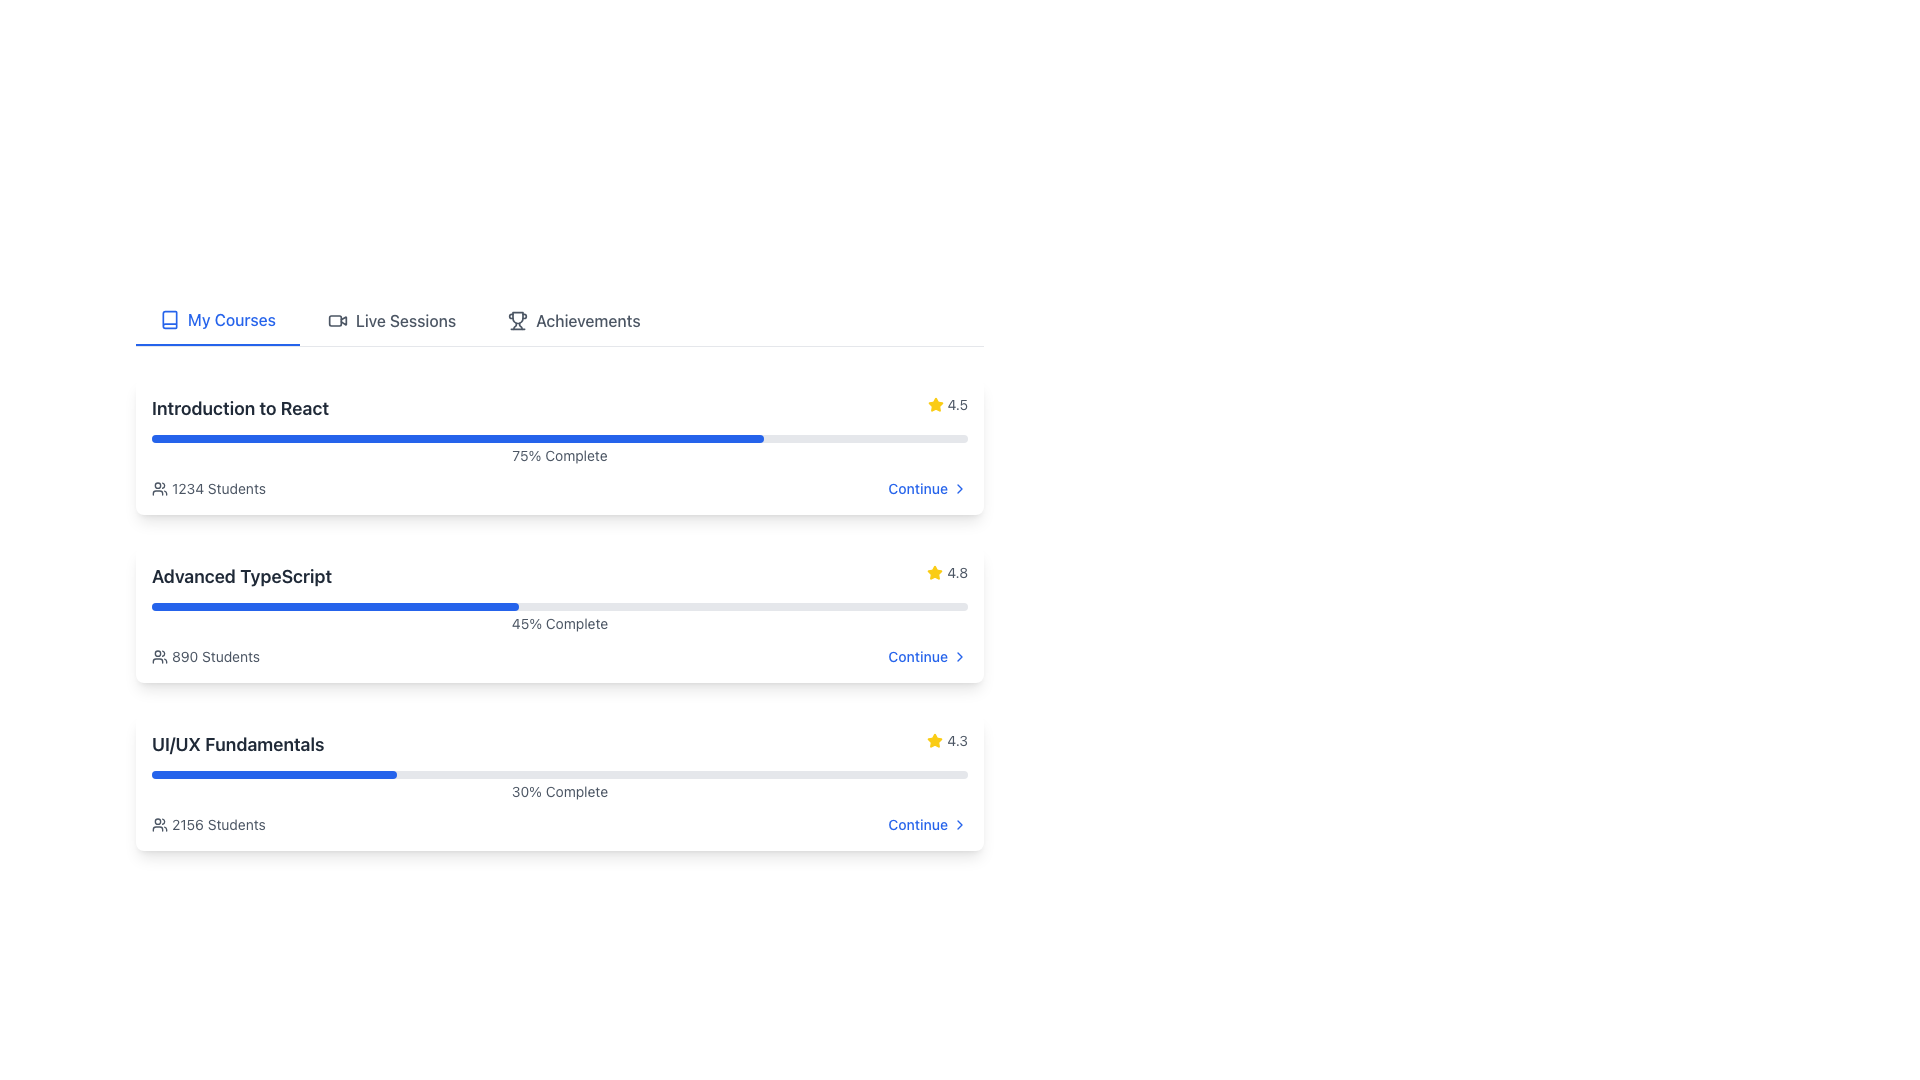 The height and width of the screenshot is (1080, 1920). Describe the element at coordinates (158, 825) in the screenshot. I see `the student icon located to the left of the text '2156 Students' in the third course section labeled 'UI/UX Fundamentals'` at that location.